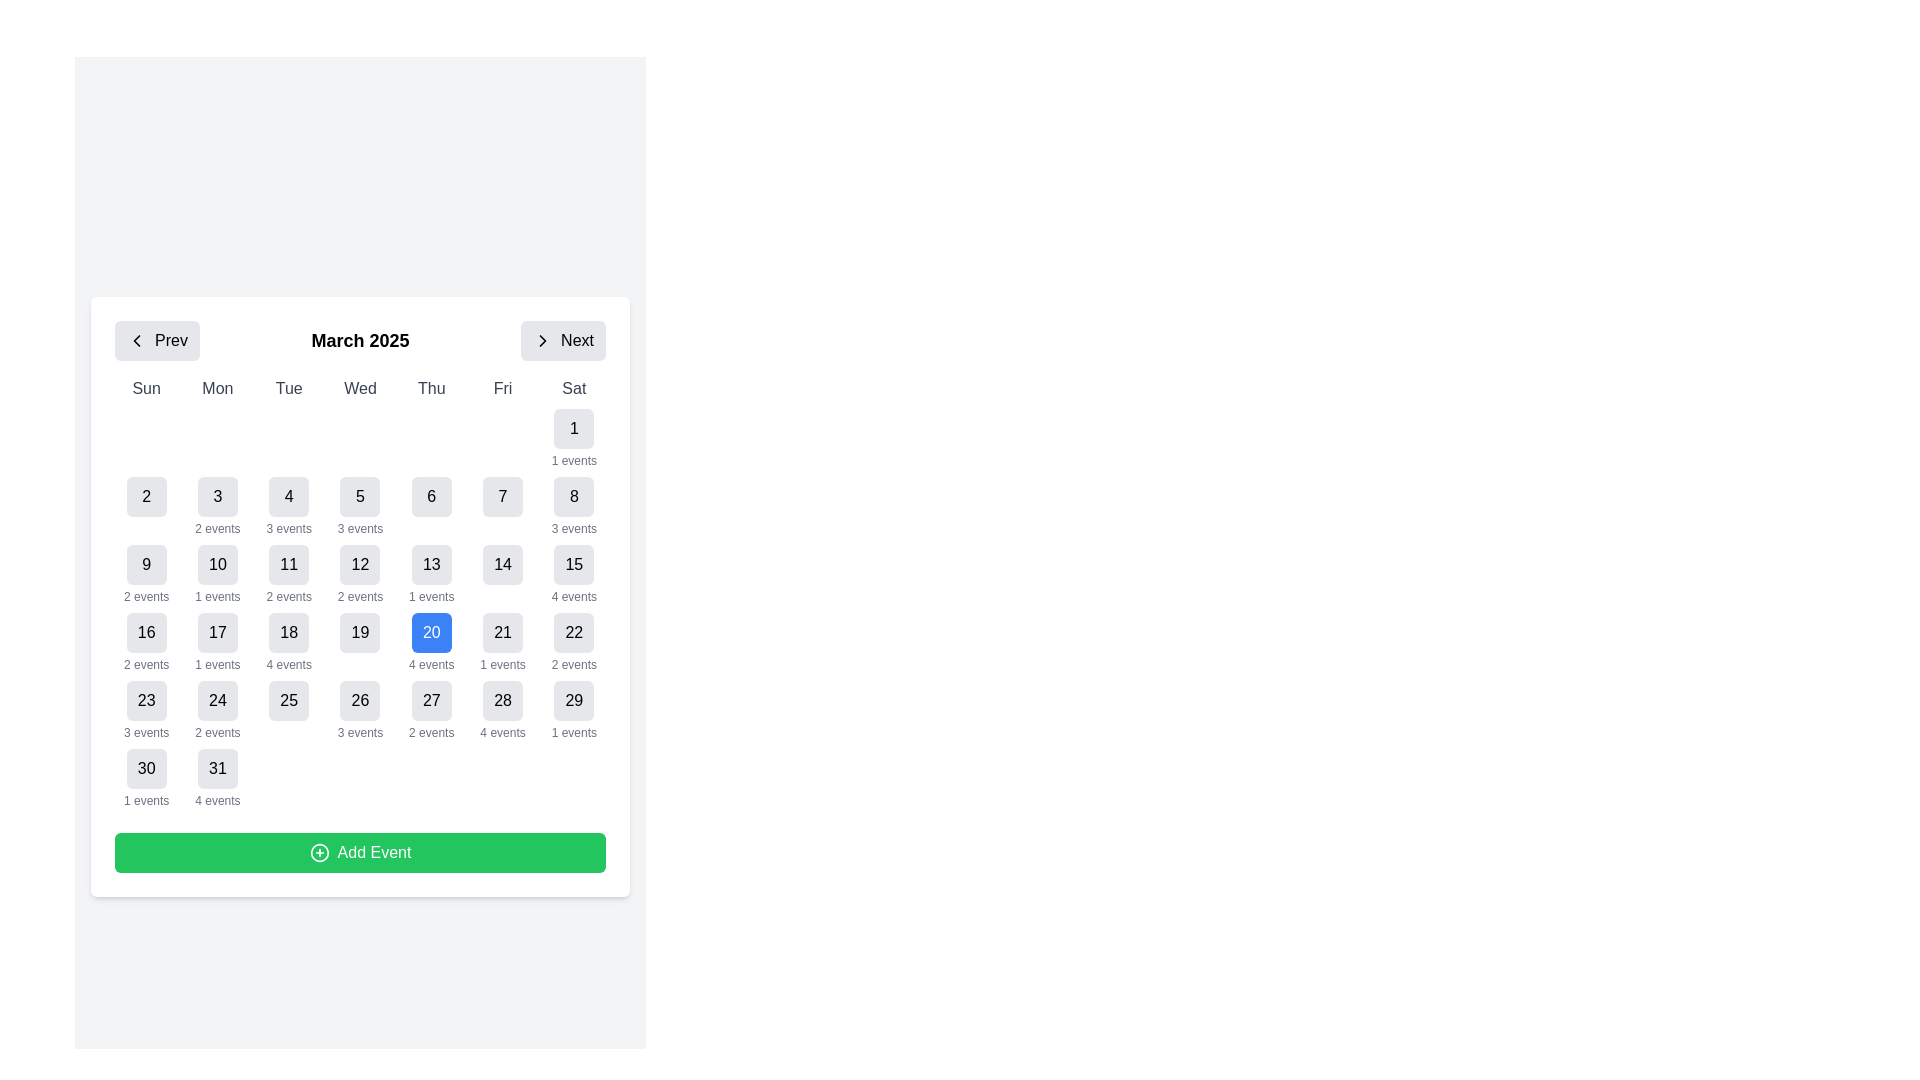  Describe the element at coordinates (145, 505) in the screenshot. I see `the interactive date button located in the calendar grid under the 'Sun' column, representing the second numeric date of the month` at that location.